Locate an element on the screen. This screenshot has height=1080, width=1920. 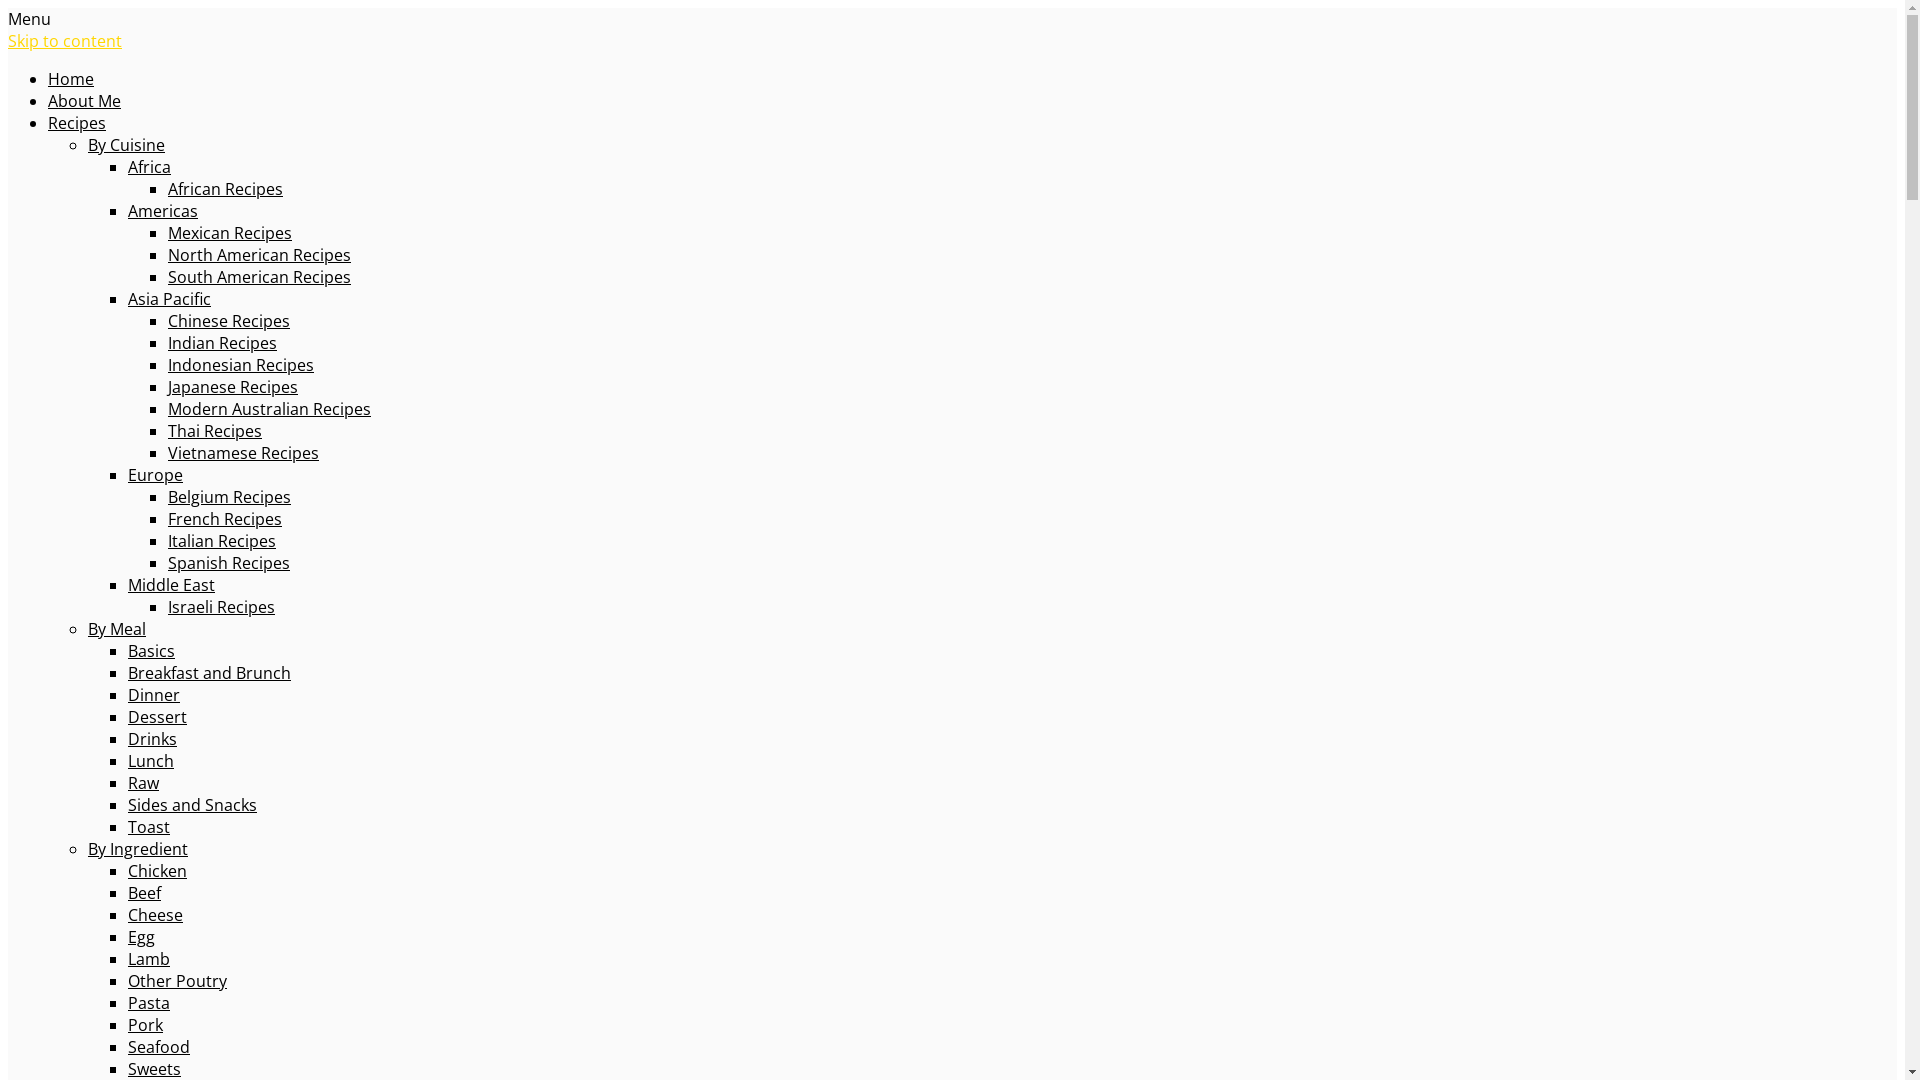
'Mexican Recipes' is located at coordinates (230, 231).